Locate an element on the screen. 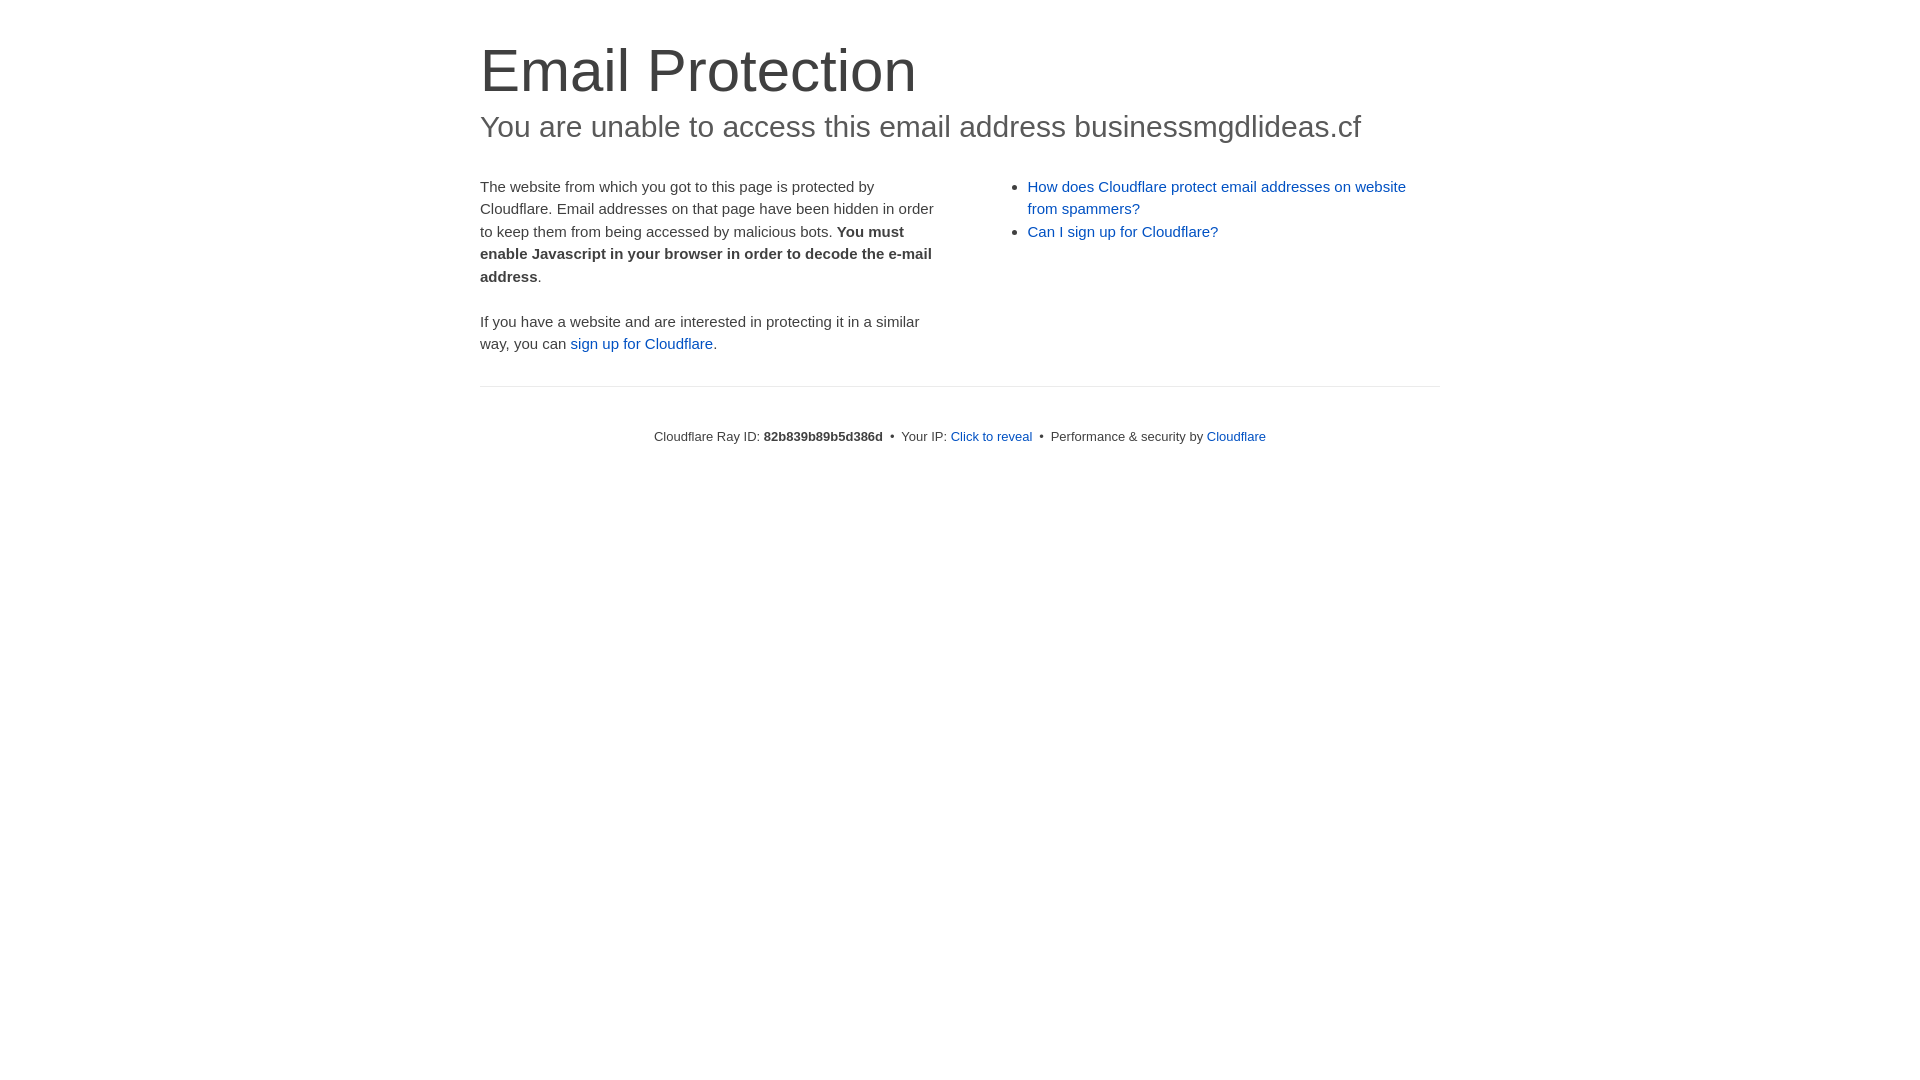 This screenshot has height=1080, width=1920. 'Cloudflare' is located at coordinates (1235, 435).